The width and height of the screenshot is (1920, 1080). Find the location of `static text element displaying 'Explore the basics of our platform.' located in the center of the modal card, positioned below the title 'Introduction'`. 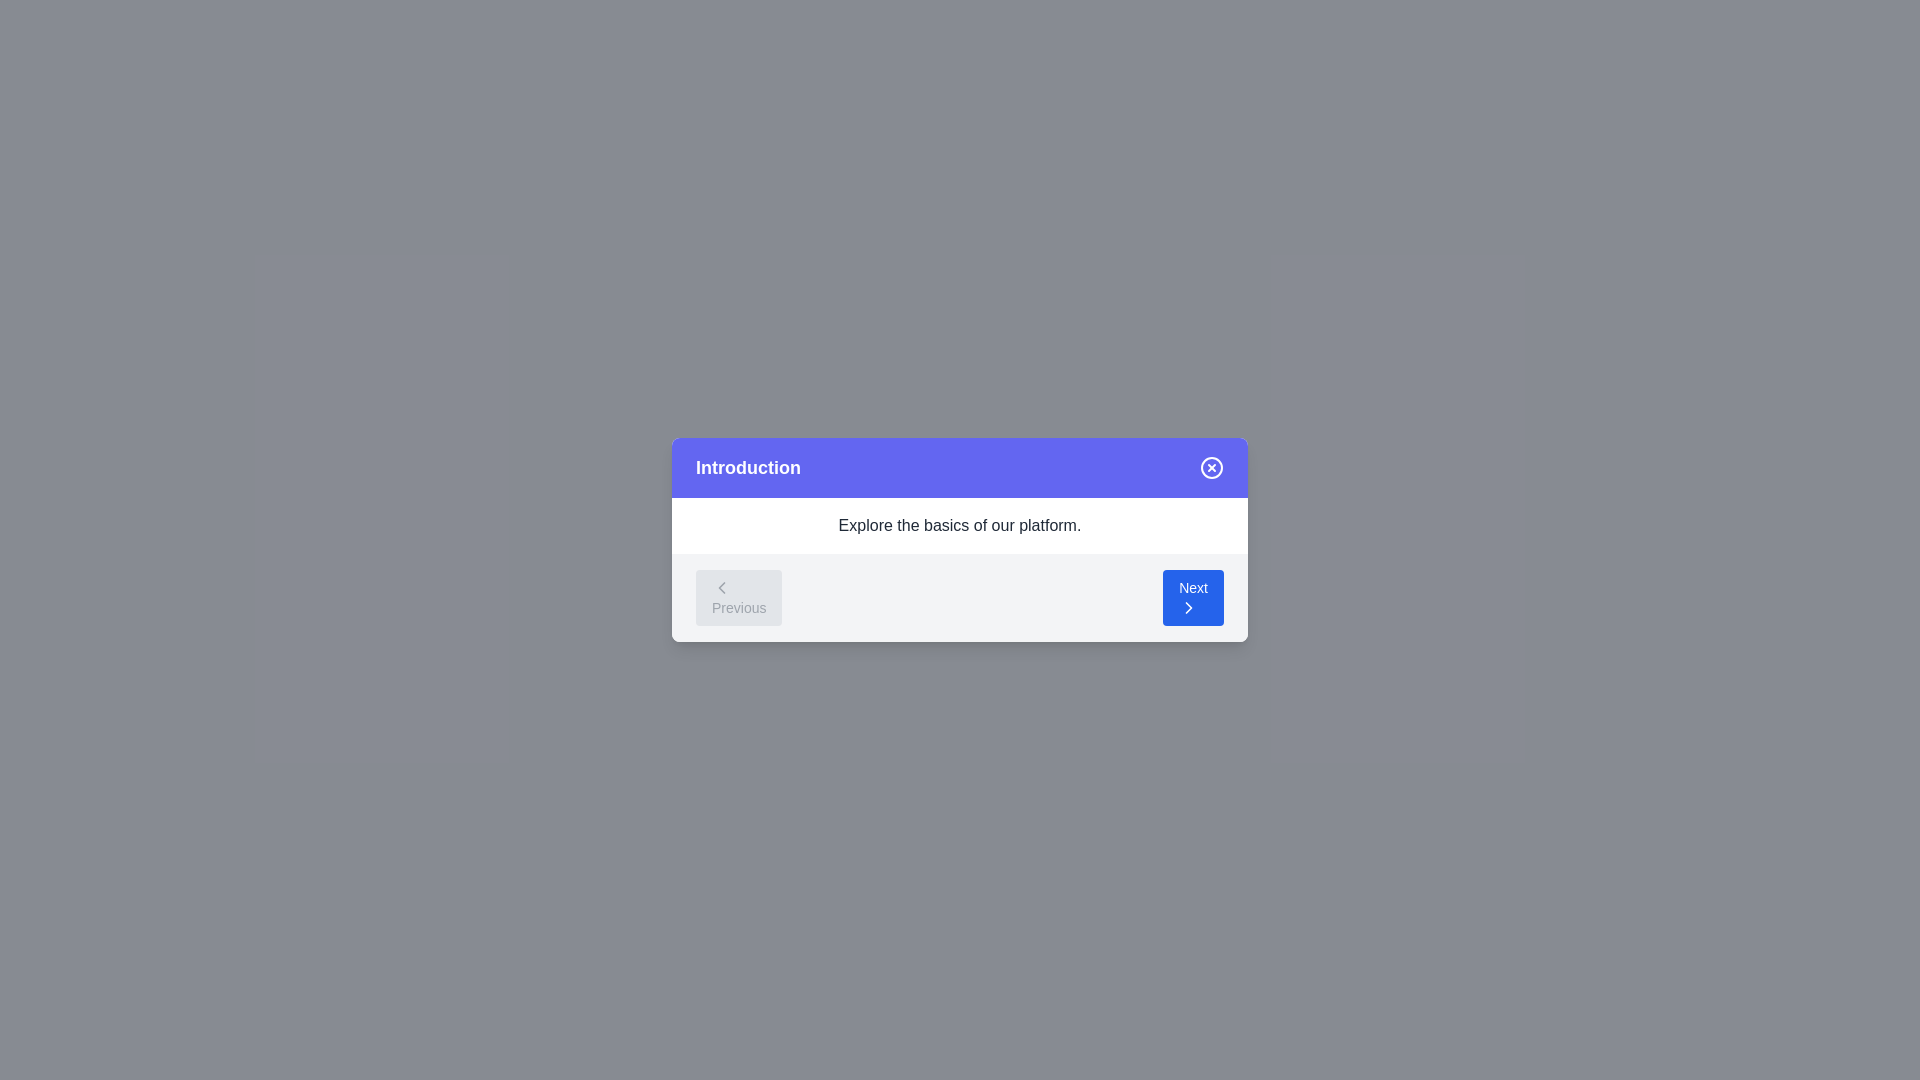

static text element displaying 'Explore the basics of our platform.' located in the center of the modal card, positioned below the title 'Introduction' is located at coordinates (960, 524).